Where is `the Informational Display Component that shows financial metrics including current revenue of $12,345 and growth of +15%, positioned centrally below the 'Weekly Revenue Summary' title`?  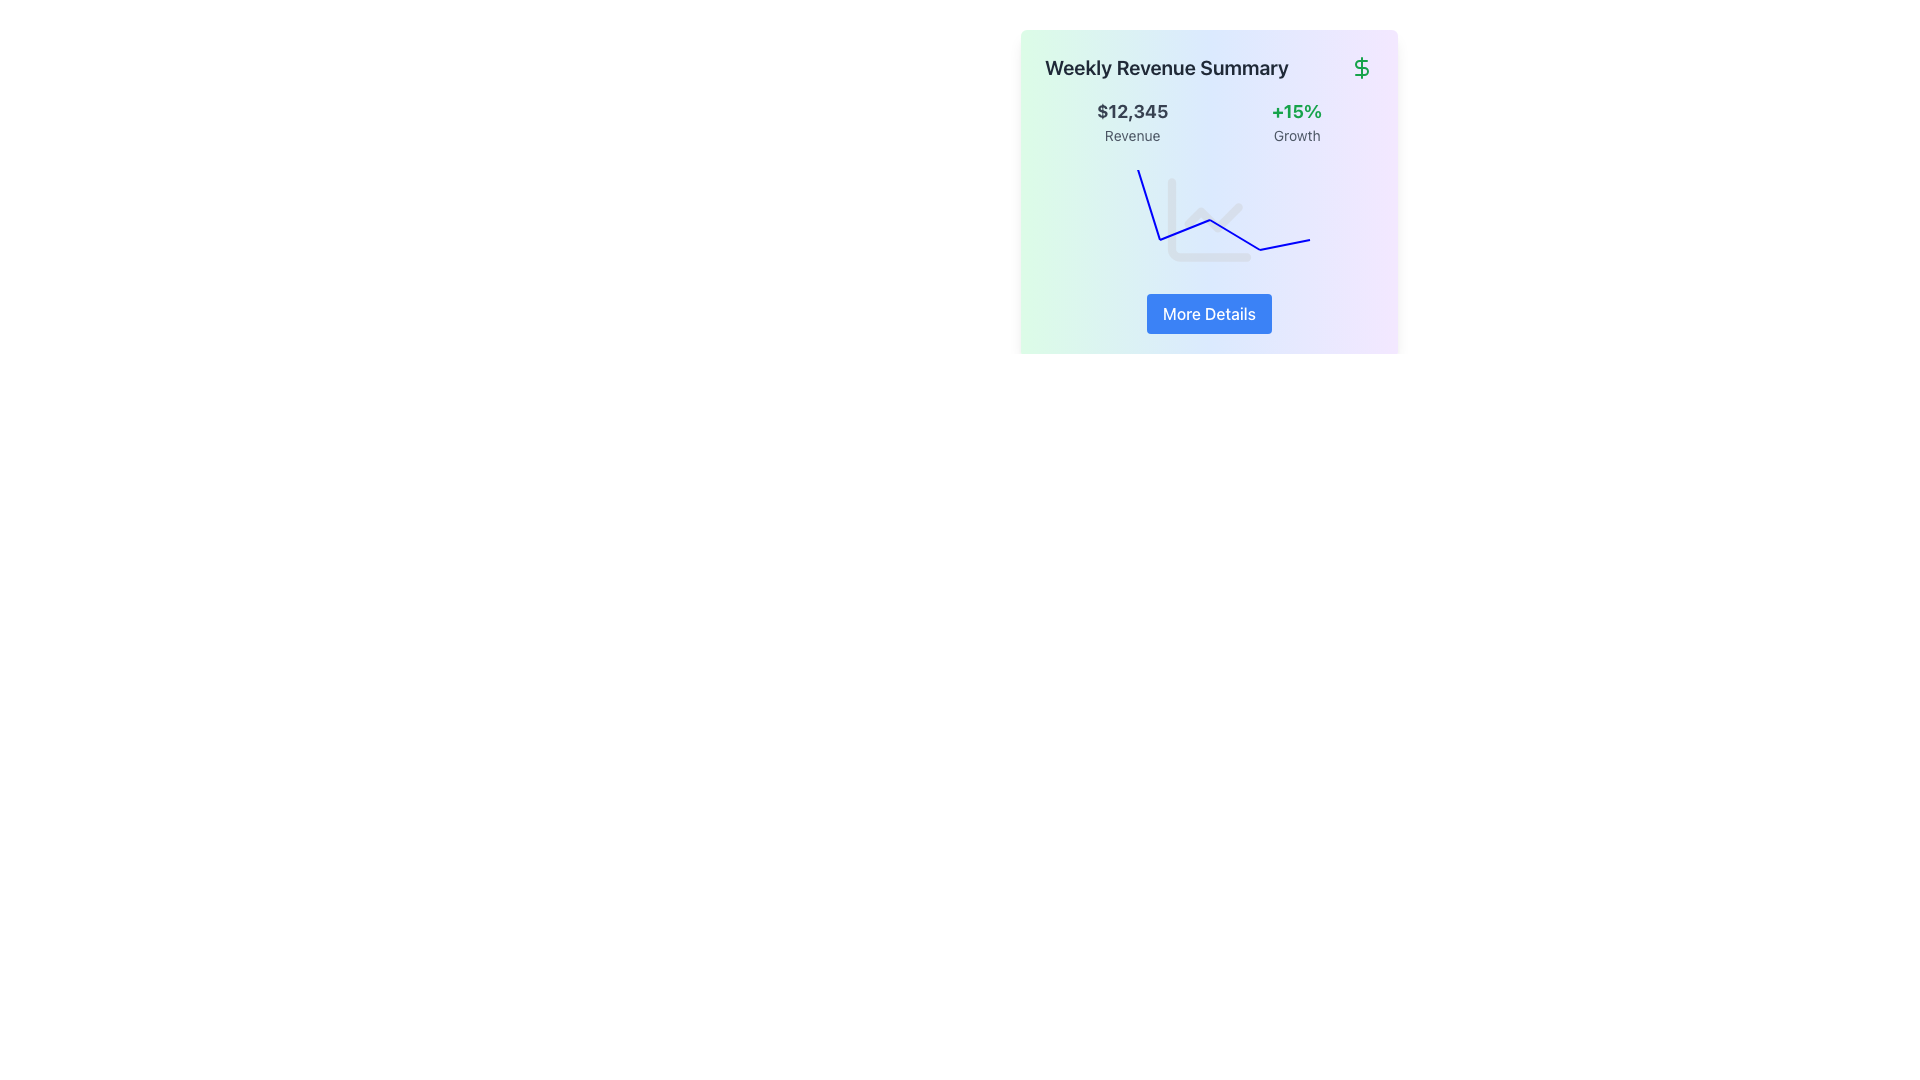
the Informational Display Component that shows financial metrics including current revenue of $12,345 and growth of +15%, positioned centrally below the 'Weekly Revenue Summary' title is located at coordinates (1208, 122).